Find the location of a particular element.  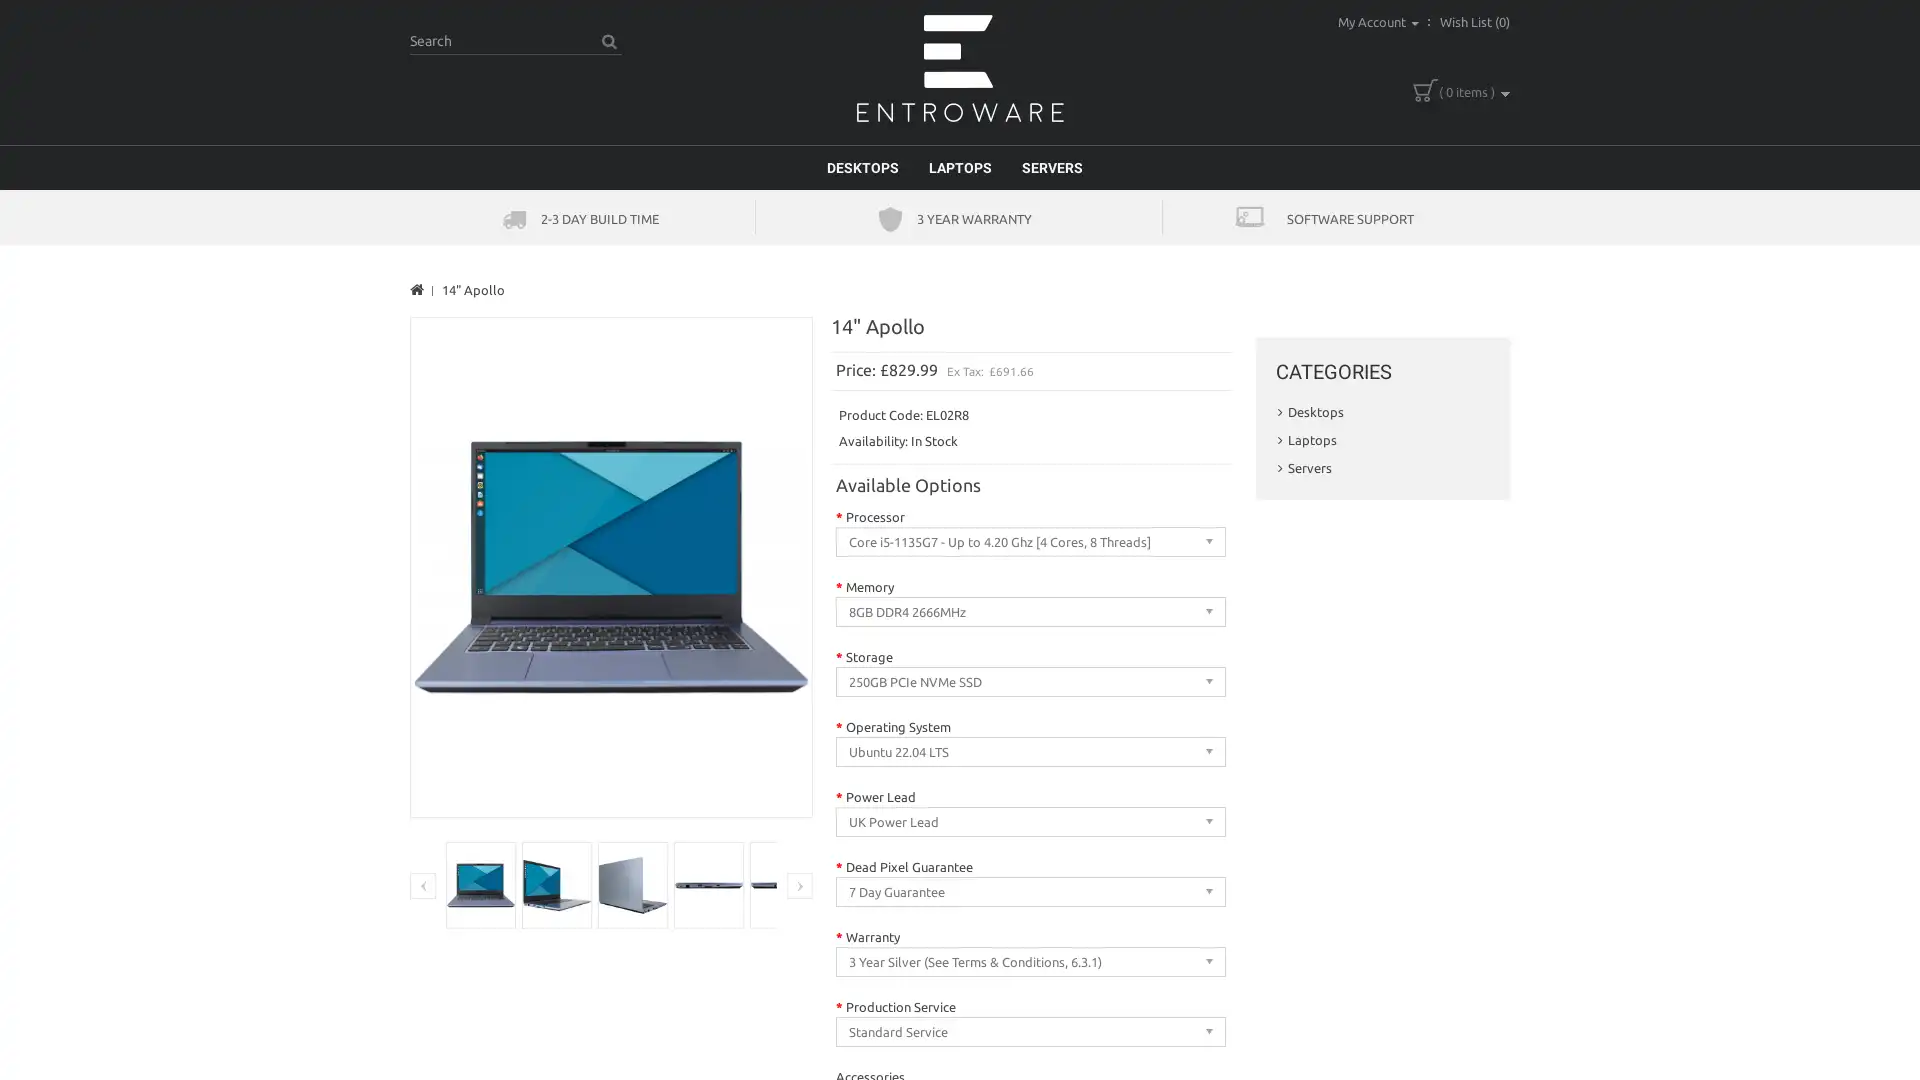

( 0 items ) is located at coordinates (1461, 91).